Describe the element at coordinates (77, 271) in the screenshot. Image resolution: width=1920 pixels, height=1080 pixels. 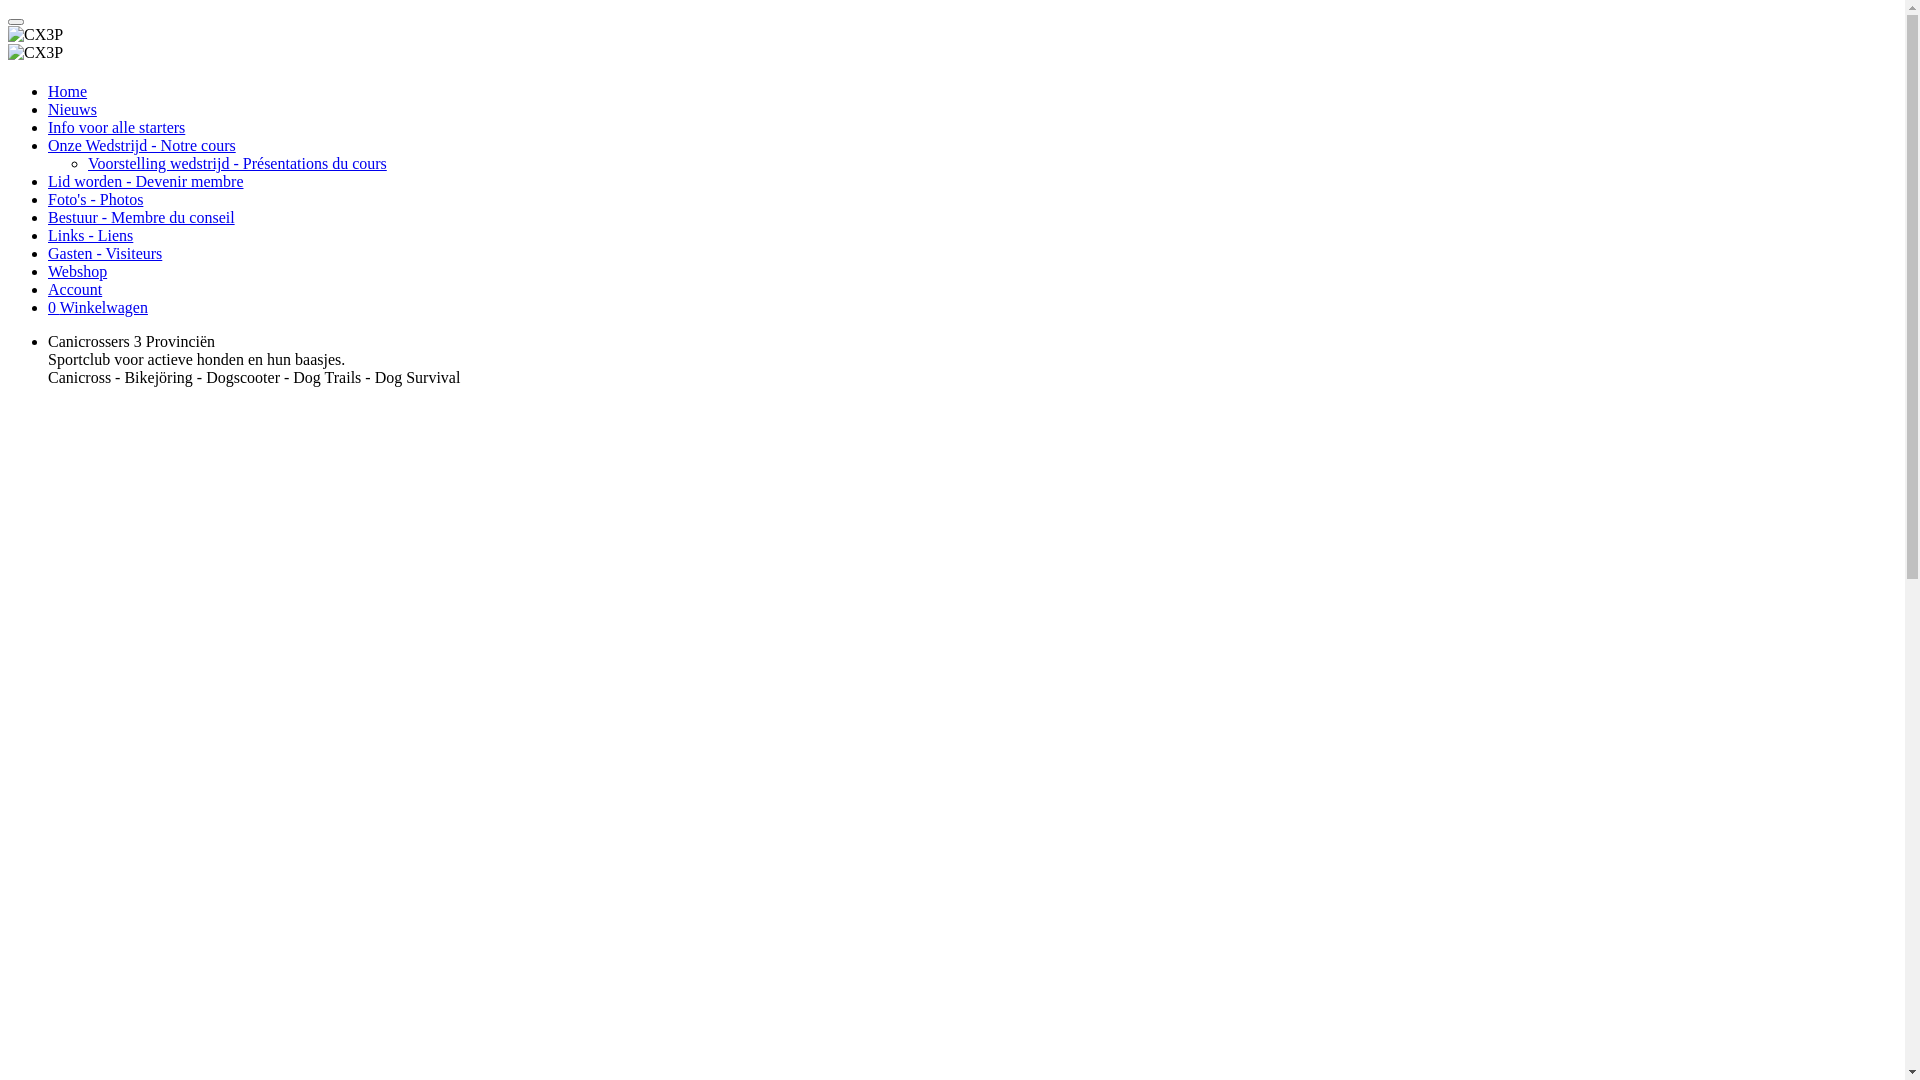
I see `'Webshop'` at that location.